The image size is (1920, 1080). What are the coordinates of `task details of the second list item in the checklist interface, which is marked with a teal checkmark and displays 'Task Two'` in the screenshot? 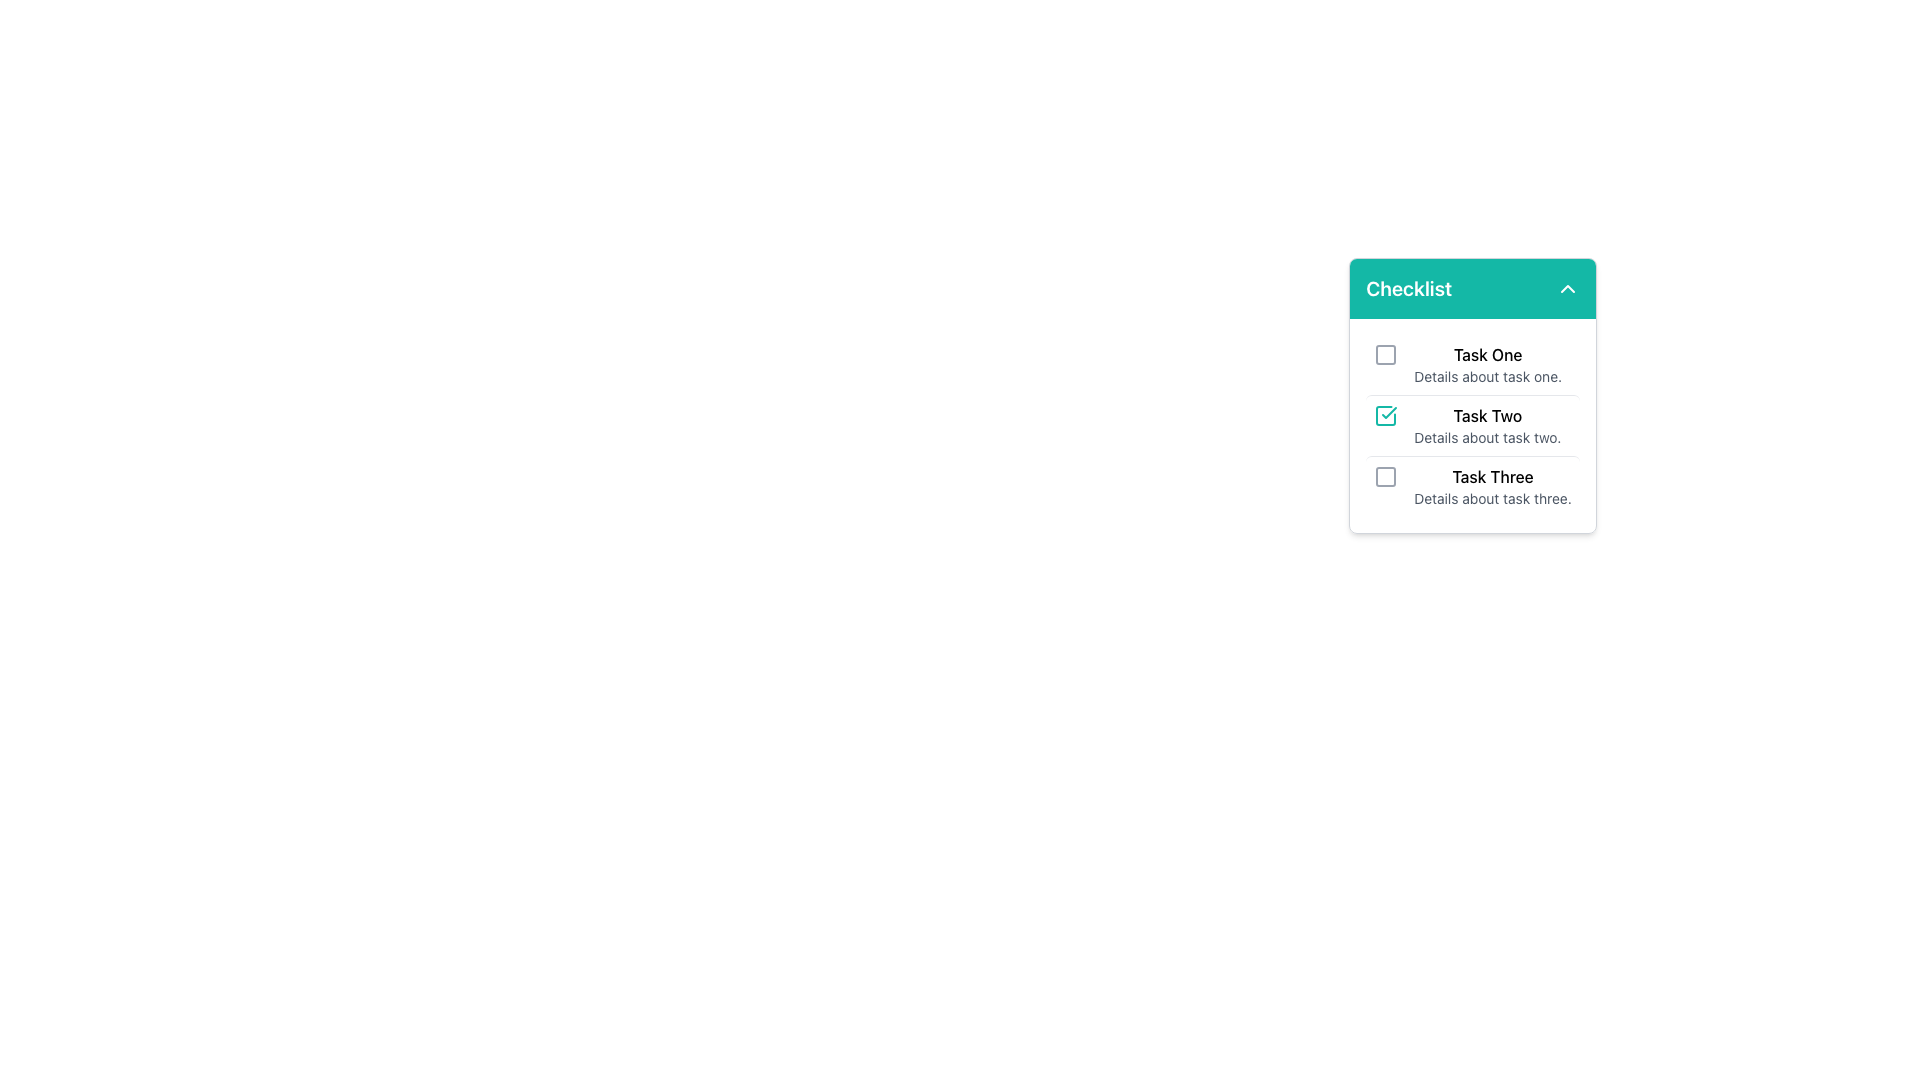 It's located at (1473, 424).